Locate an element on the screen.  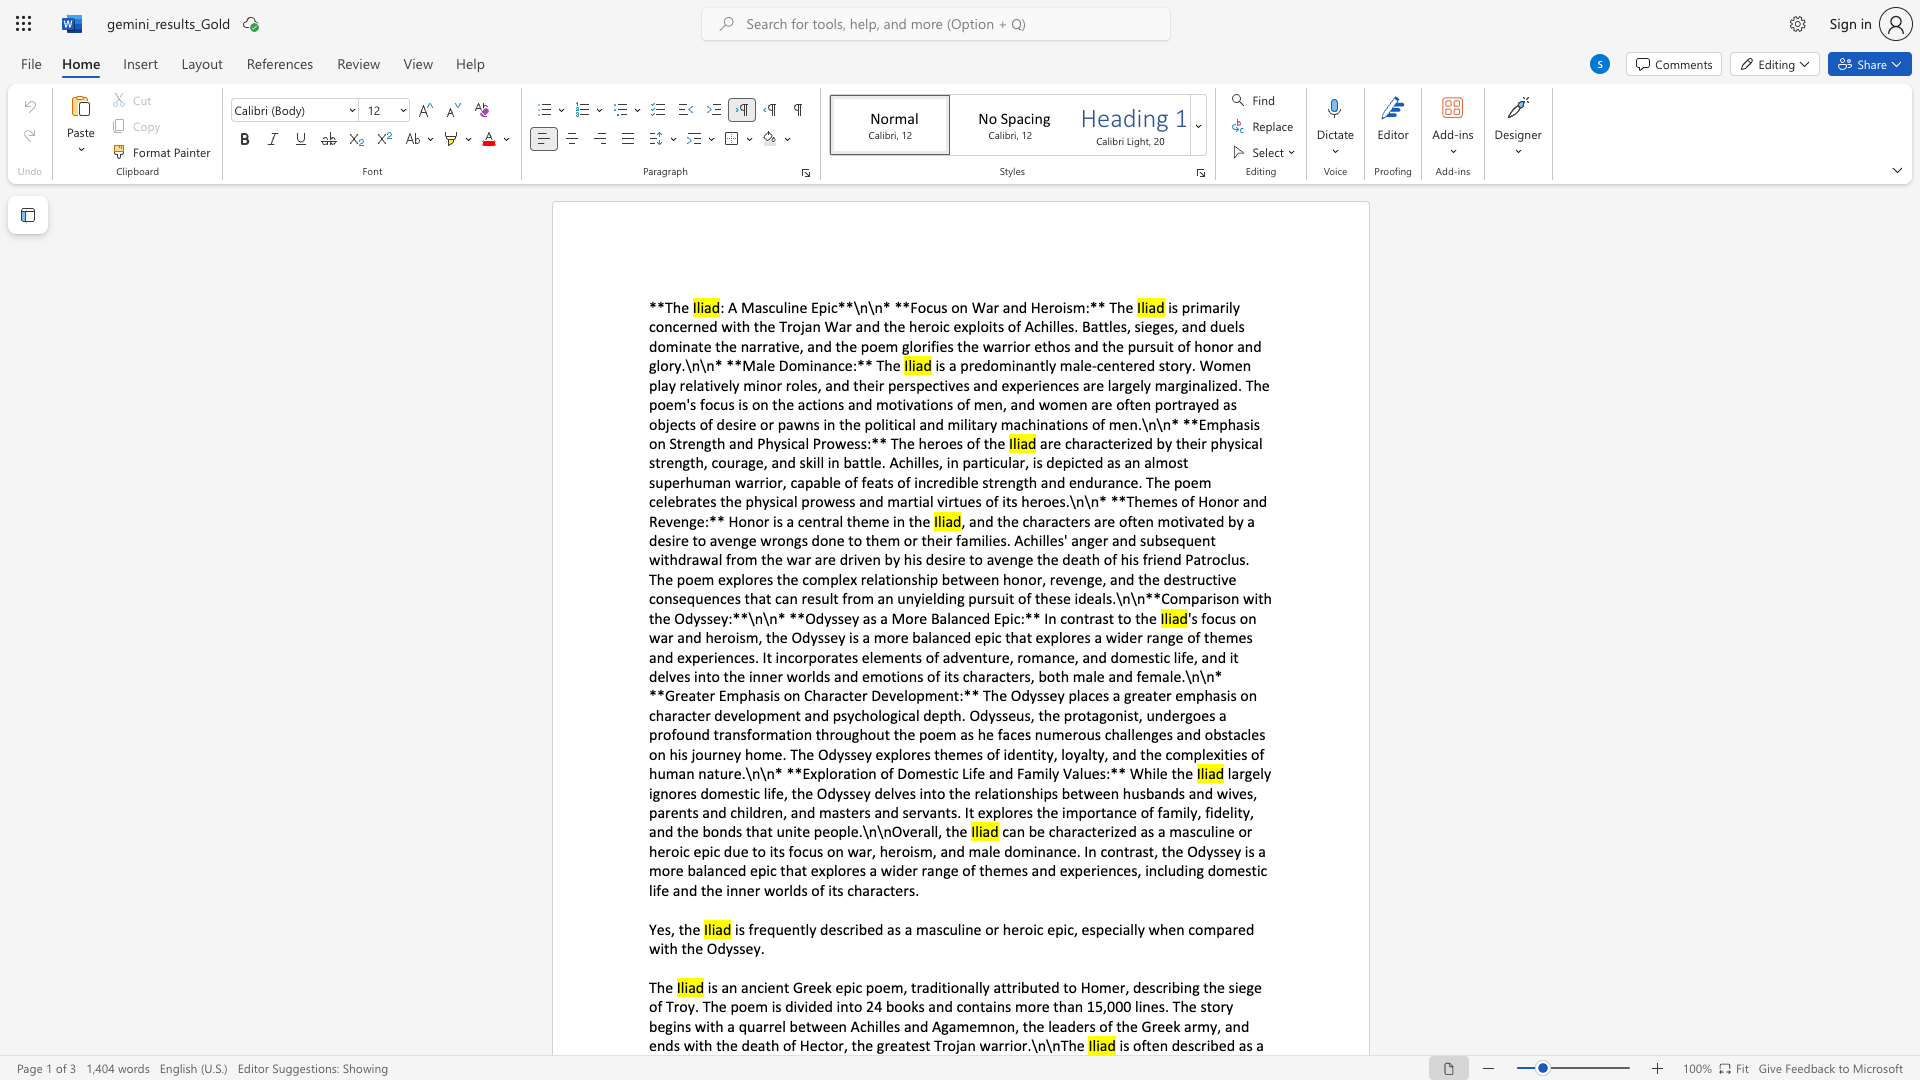
the subset text "the s" within the text "is an ancient Greek epic poem, traditionally attributed to Homer, describing the siege of Troy. The poem is divided into 24 books and contains more than 15,000 lines. The story begins with a quarrel between Achilles and Agamemnon, the leaders of the Greek army, and ends with the death of Hector, the greatest Trojan warrior.\n\nThe" is located at coordinates (1202, 986).